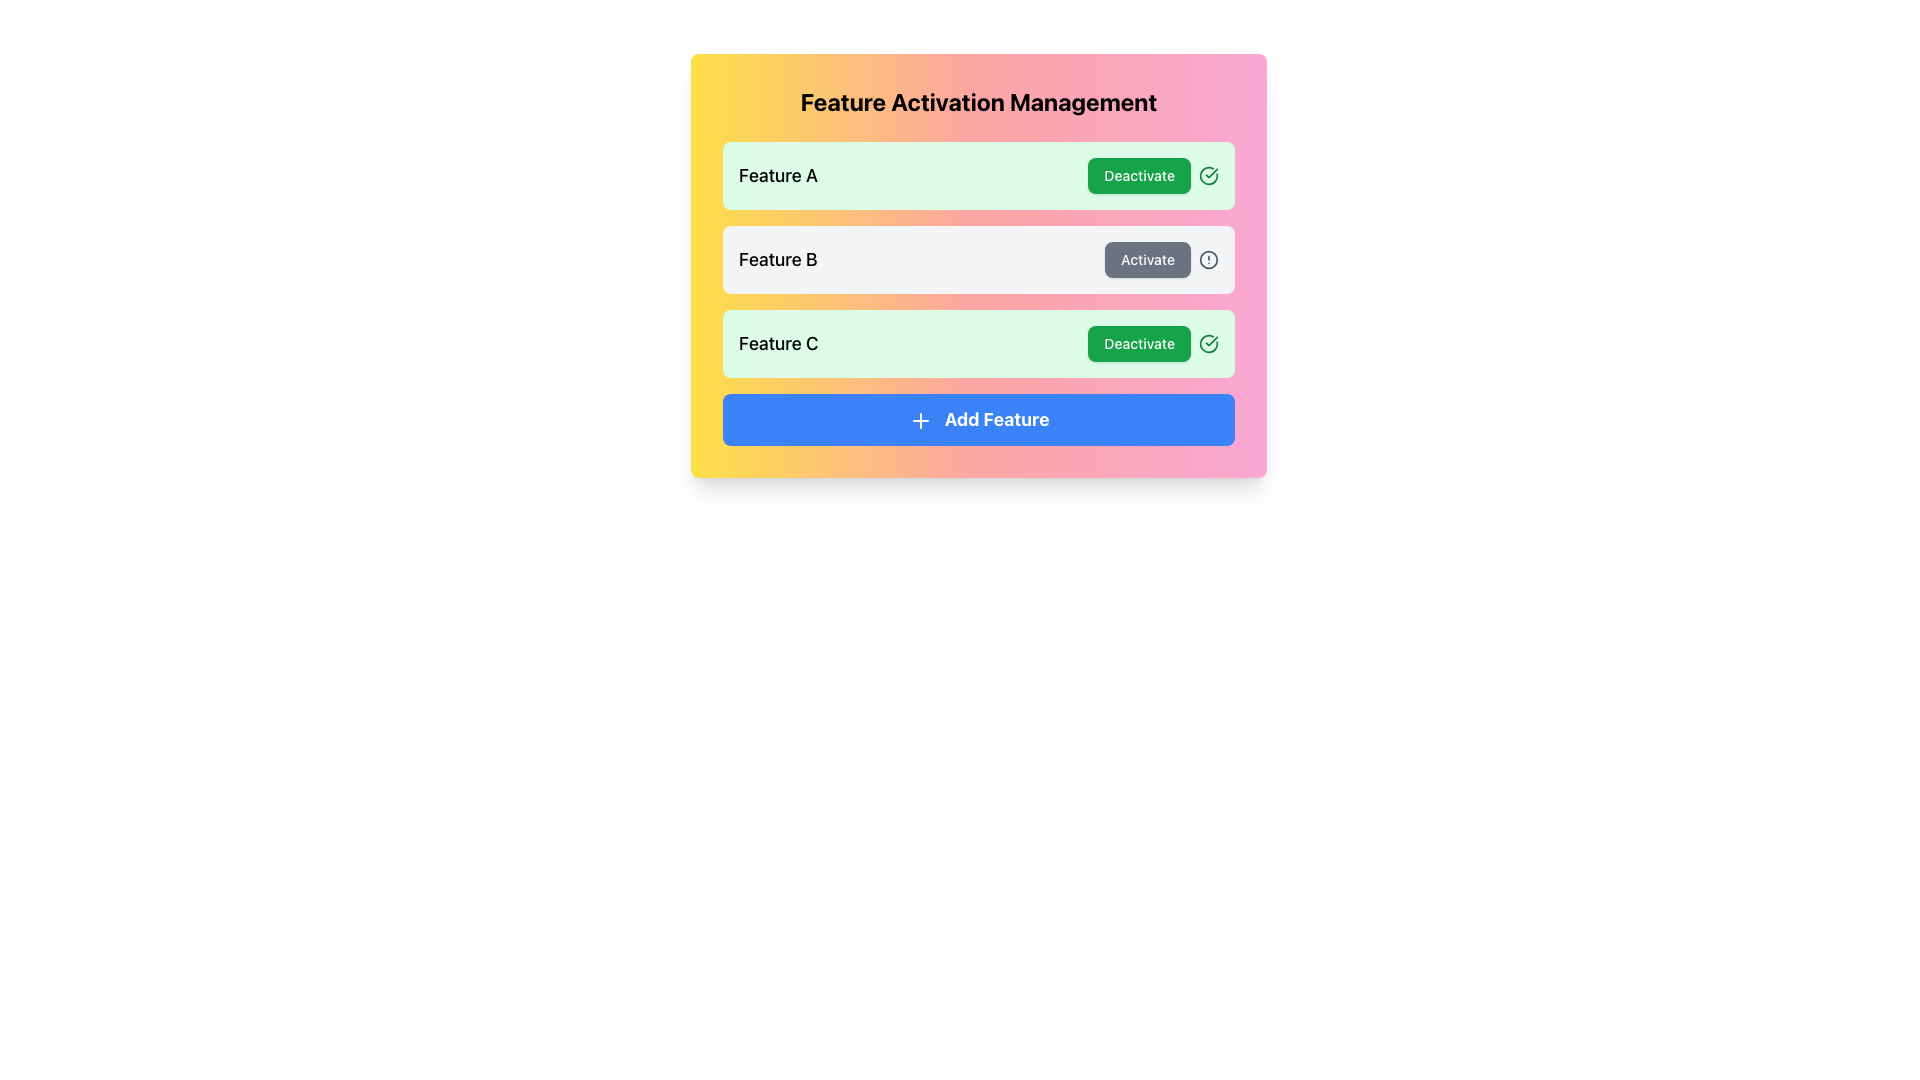 This screenshot has width=1920, height=1080. I want to click on the button that deactivates 'Feature A', so click(1139, 175).